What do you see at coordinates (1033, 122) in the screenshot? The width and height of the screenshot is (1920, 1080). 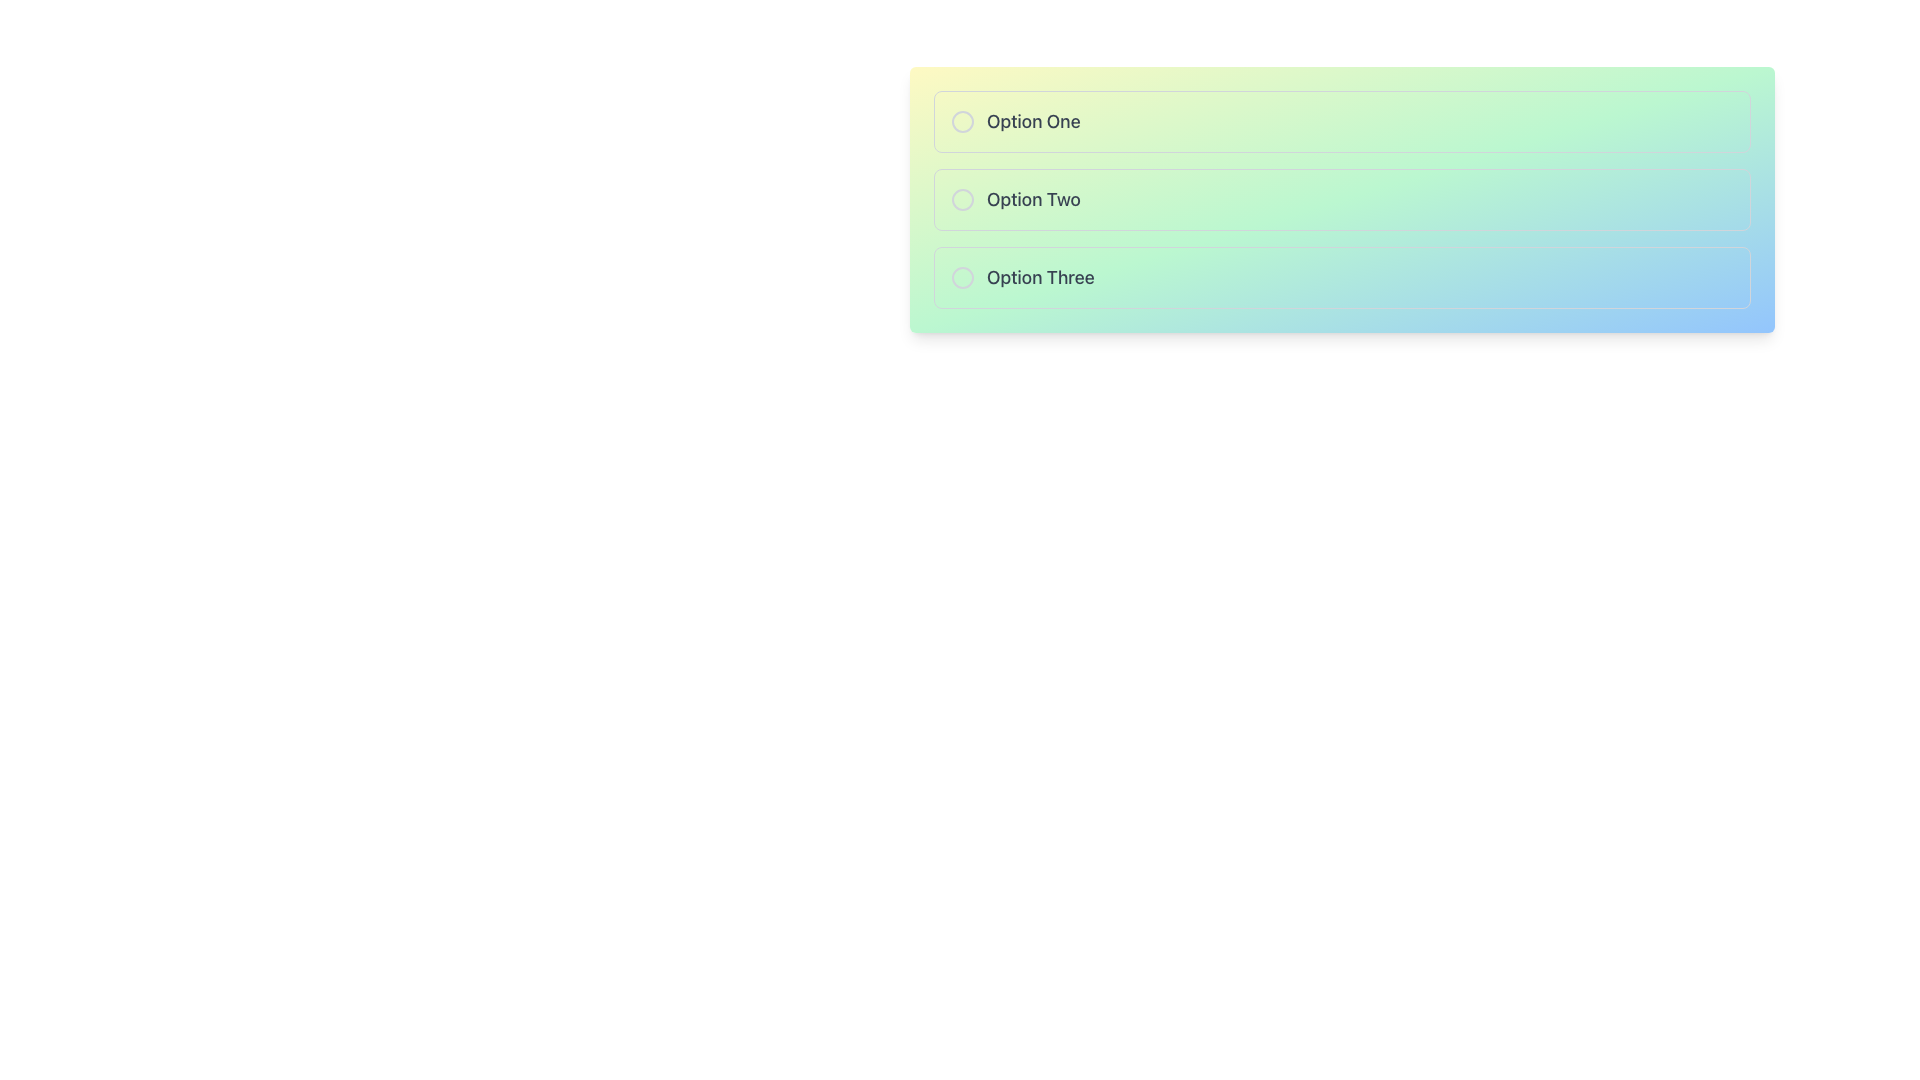 I see `text label that describes the selectable option 'Option One', which is centrally located within the uppermost option box of a vertical list` at bounding box center [1033, 122].